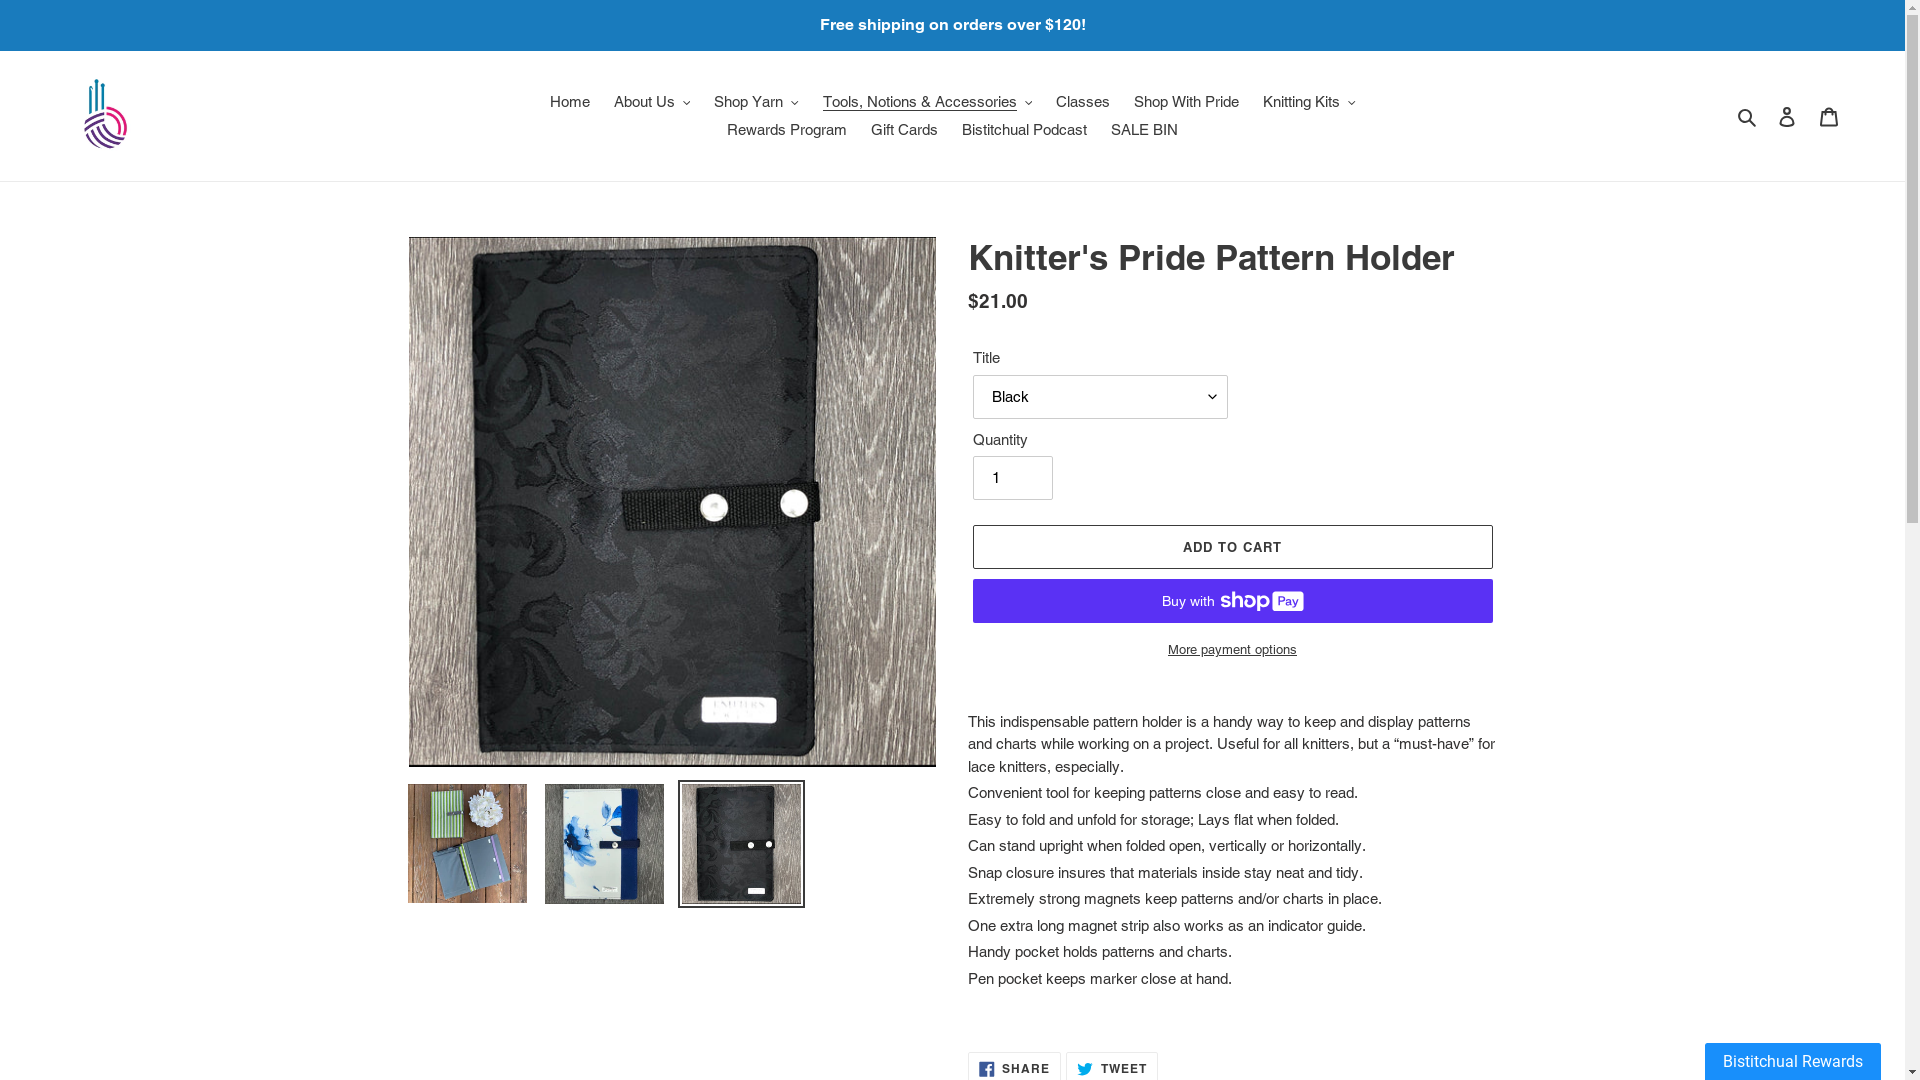  What do you see at coordinates (1082, 102) in the screenshot?
I see `'Classes'` at bounding box center [1082, 102].